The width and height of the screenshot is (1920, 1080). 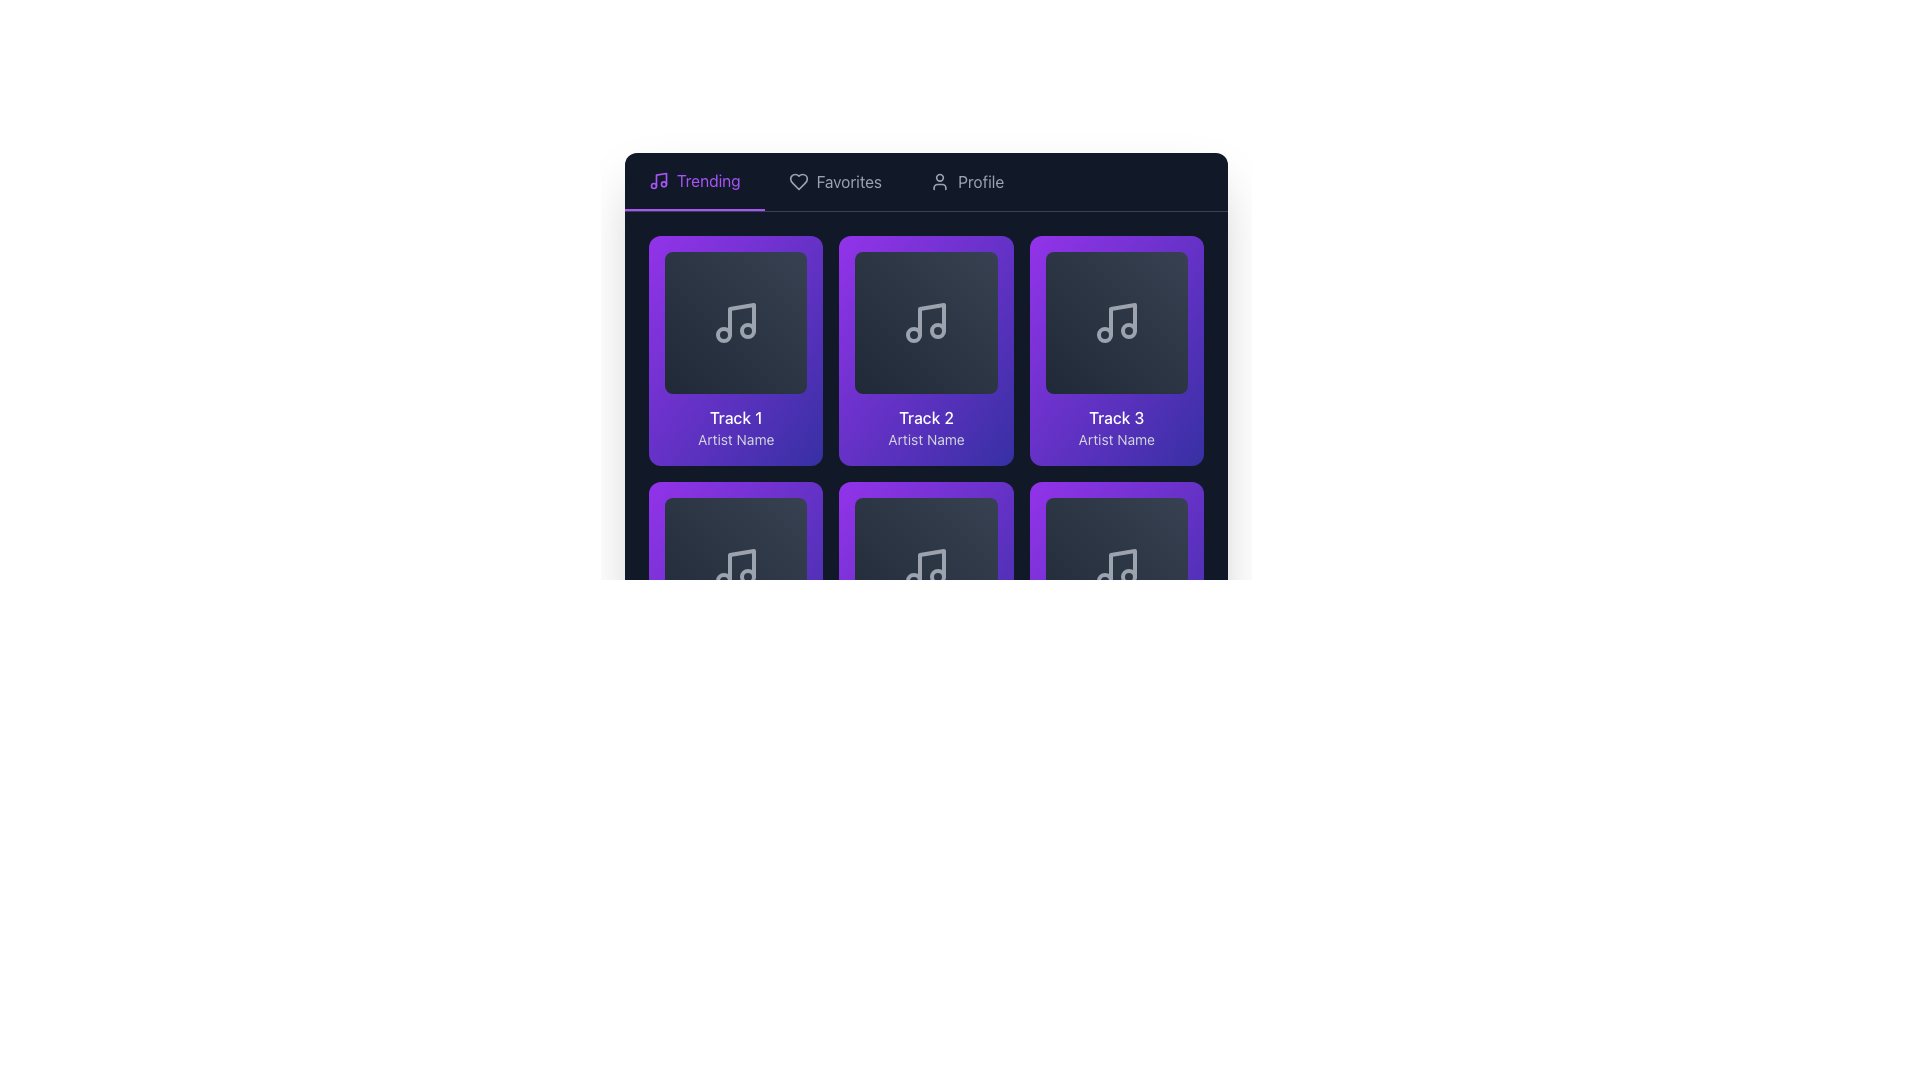 What do you see at coordinates (1128, 330) in the screenshot?
I see `the second SVG circle element within the music icon located in the third card of the first row in a grid layout` at bounding box center [1128, 330].